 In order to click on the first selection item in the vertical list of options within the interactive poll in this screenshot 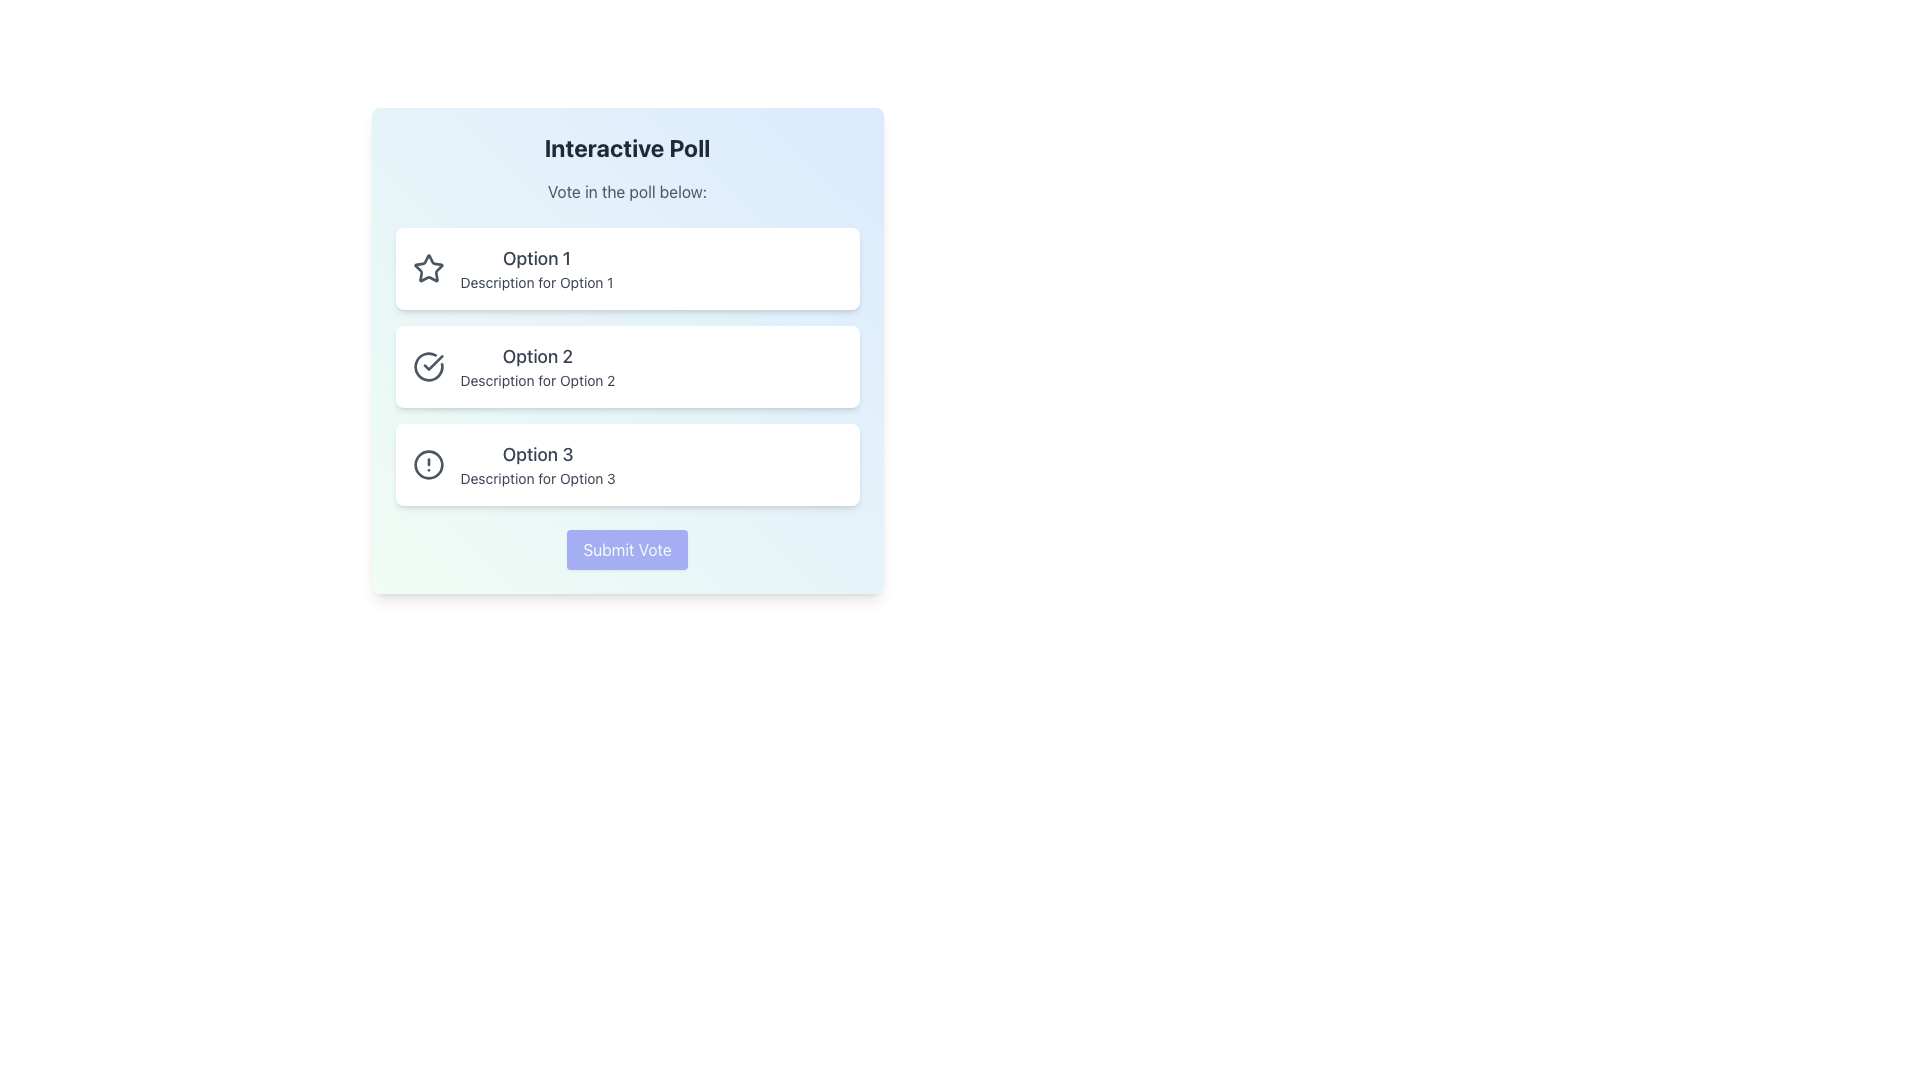, I will do `click(626, 268)`.